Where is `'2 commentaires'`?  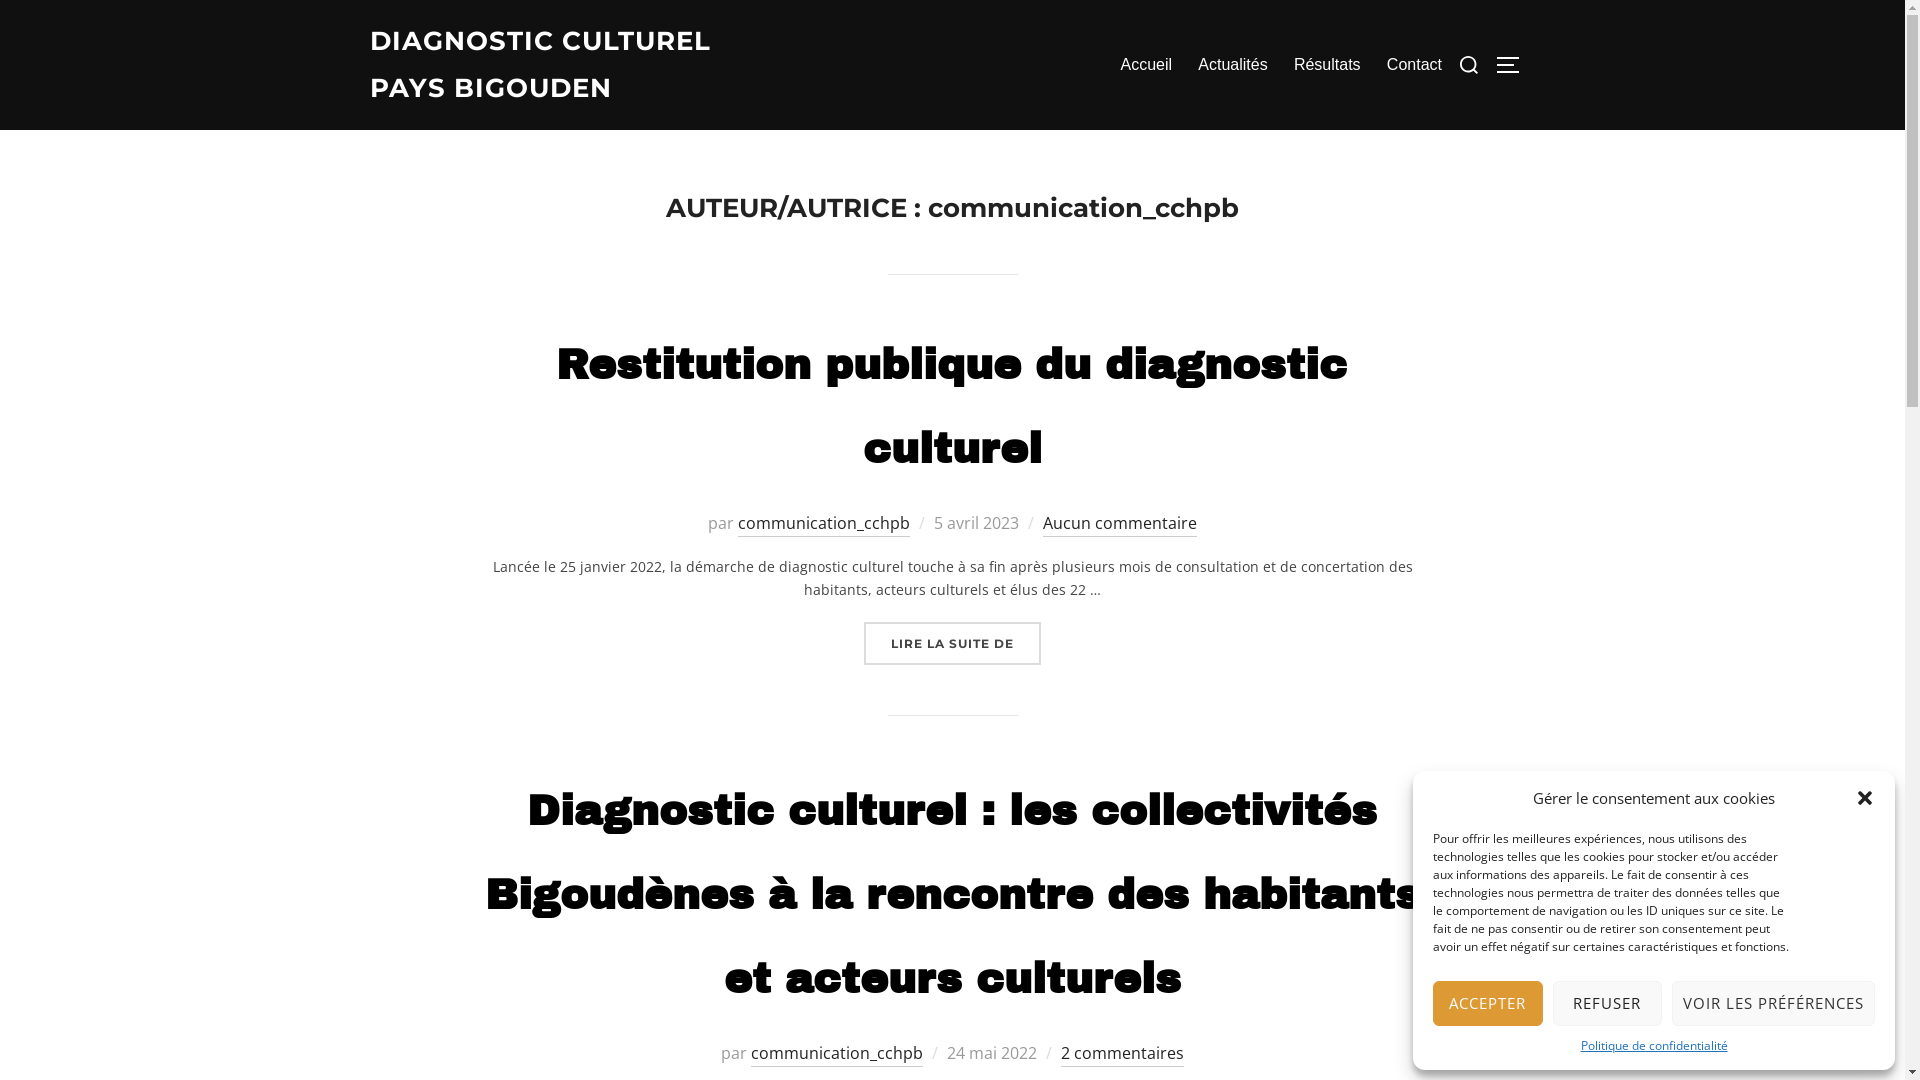 '2 commentaires' is located at coordinates (1122, 1053).